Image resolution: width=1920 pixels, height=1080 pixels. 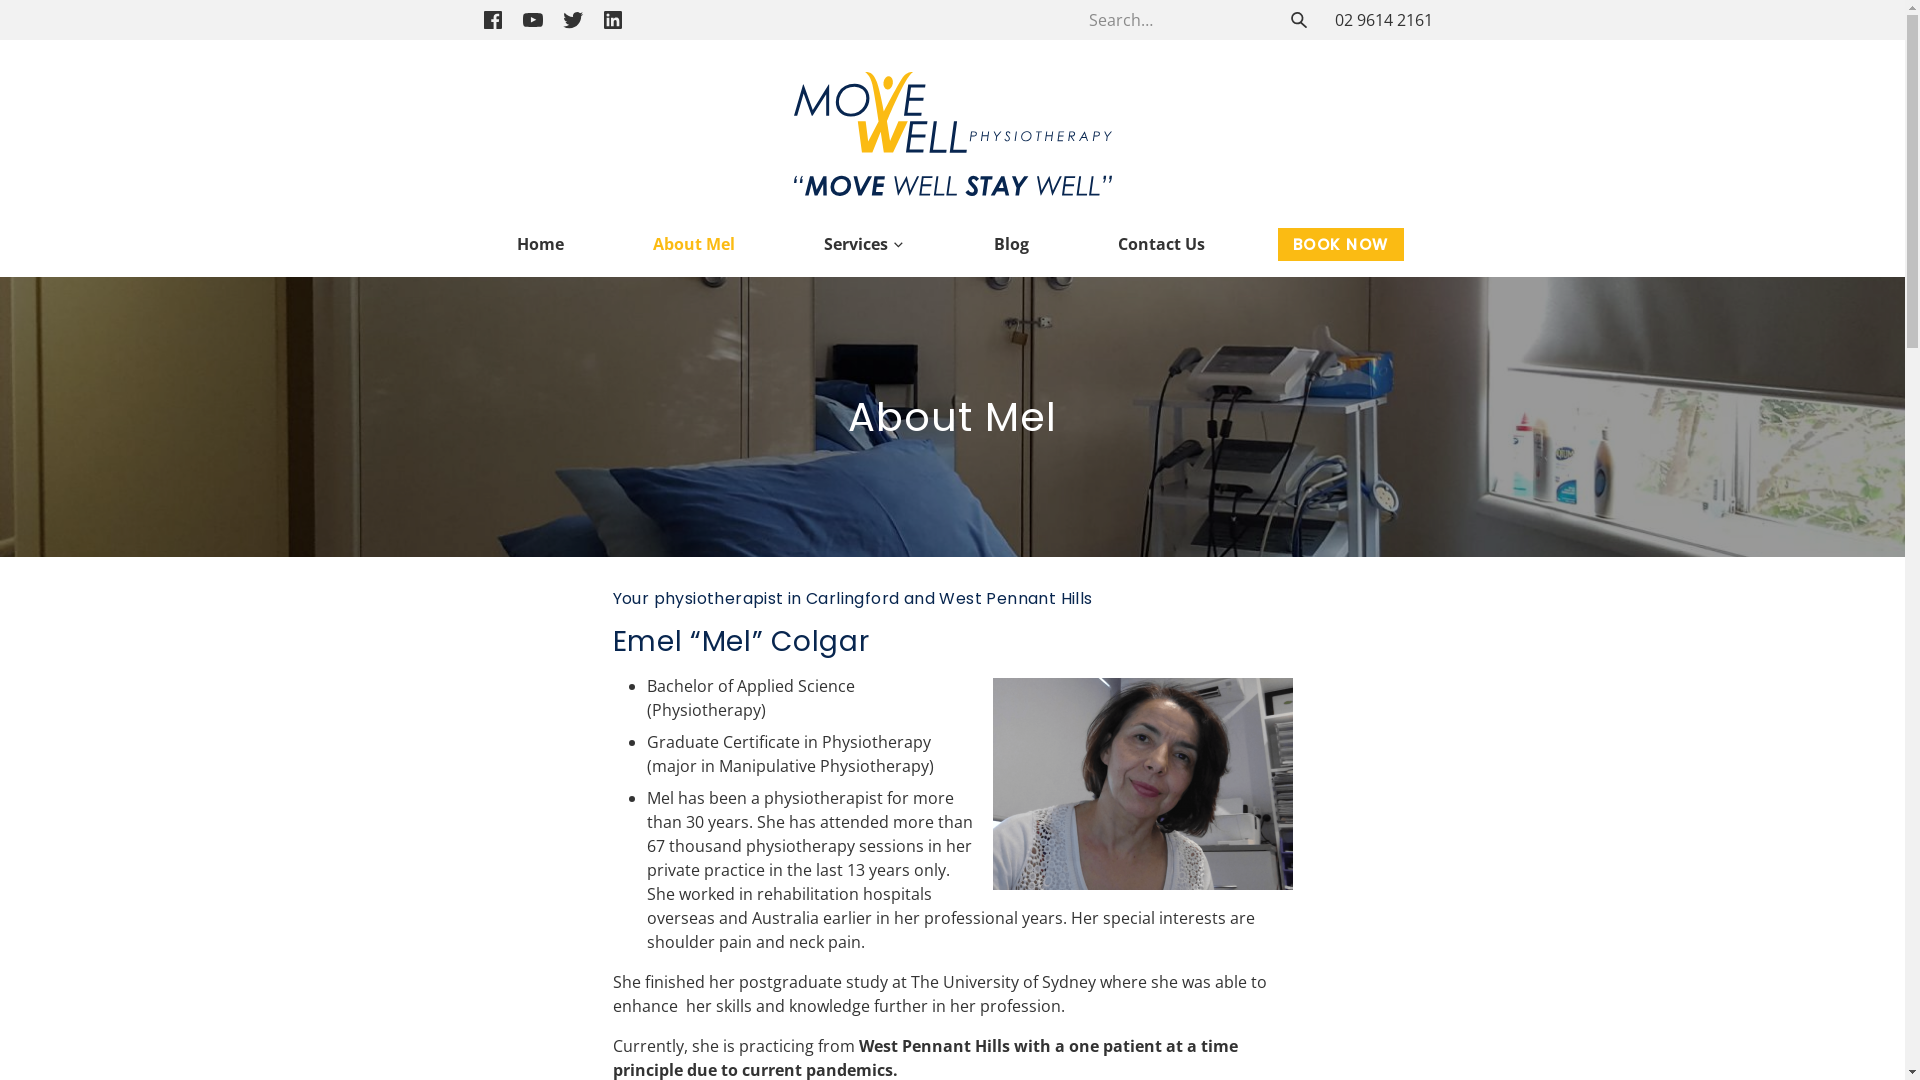 I want to click on 'BOOK NOW', so click(x=1340, y=243).